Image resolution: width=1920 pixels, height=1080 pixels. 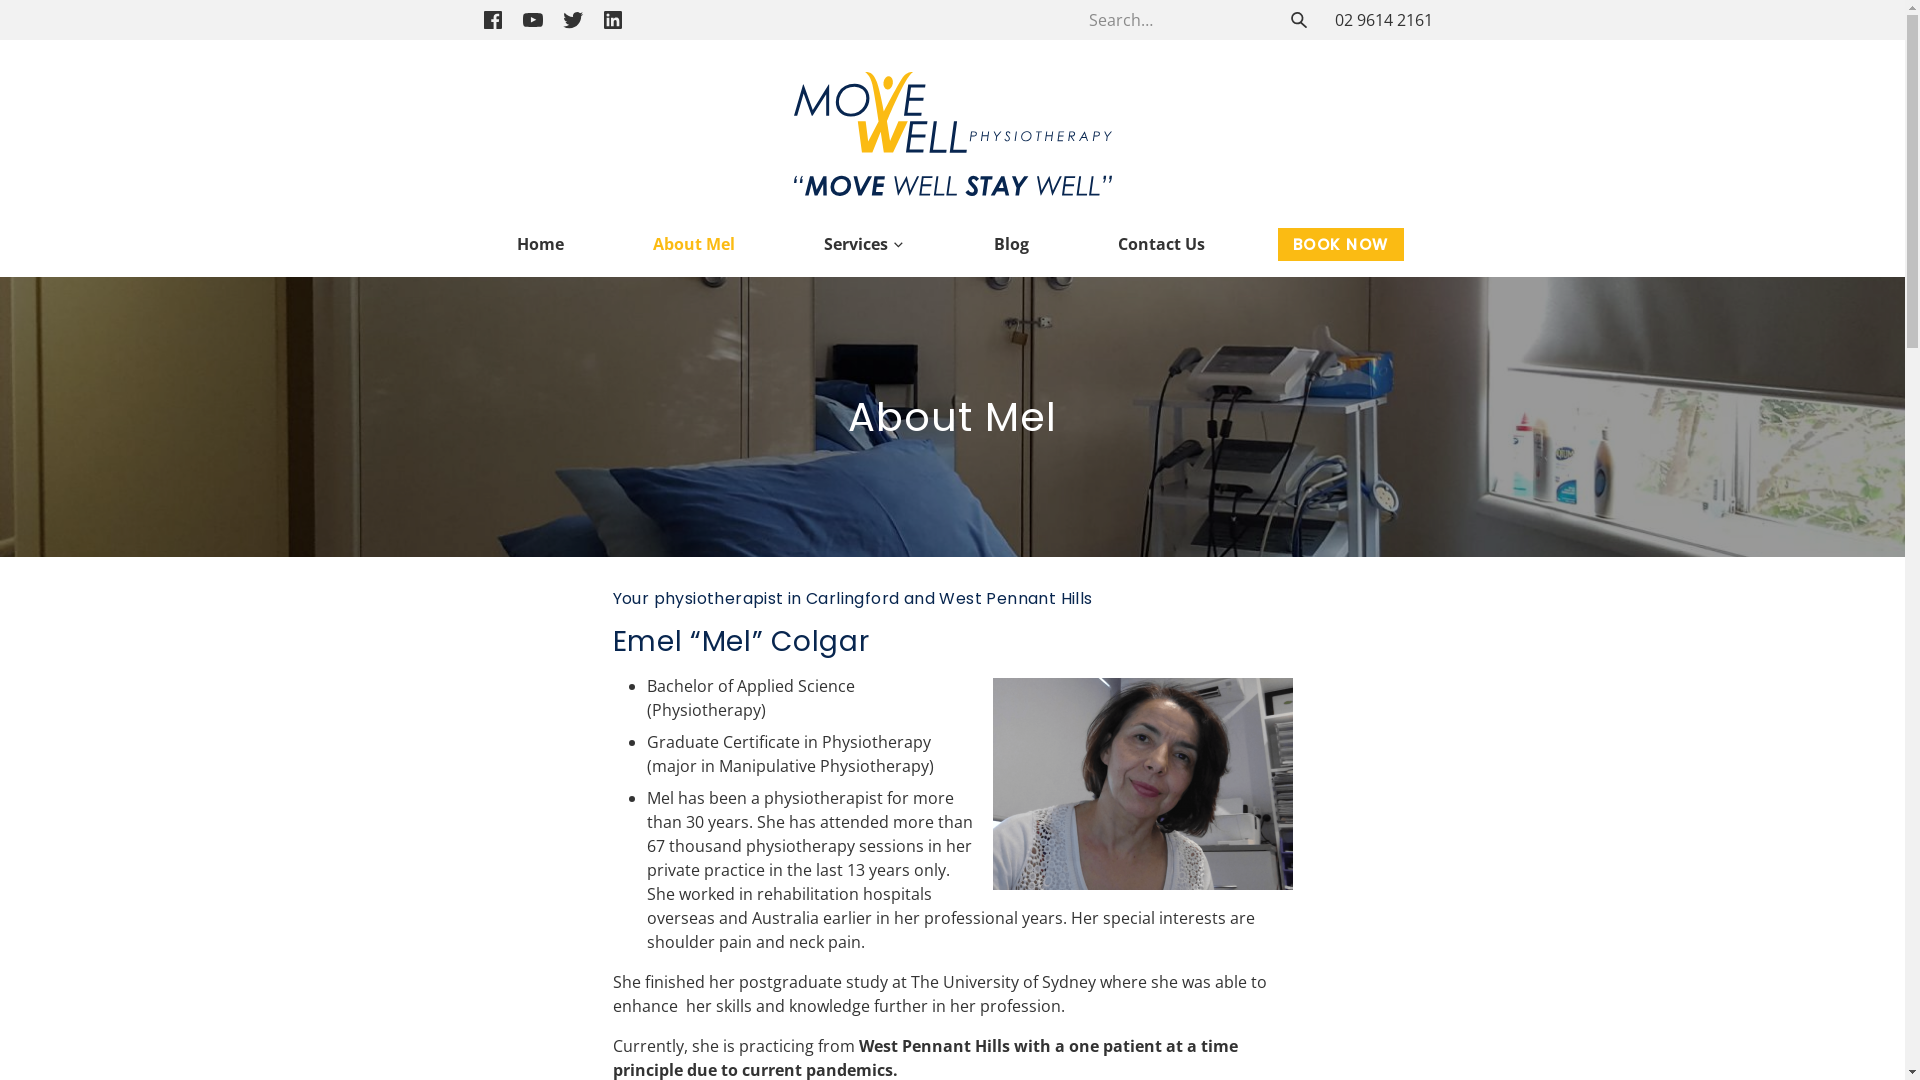 I want to click on 'BOOK NOW', so click(x=1340, y=243).